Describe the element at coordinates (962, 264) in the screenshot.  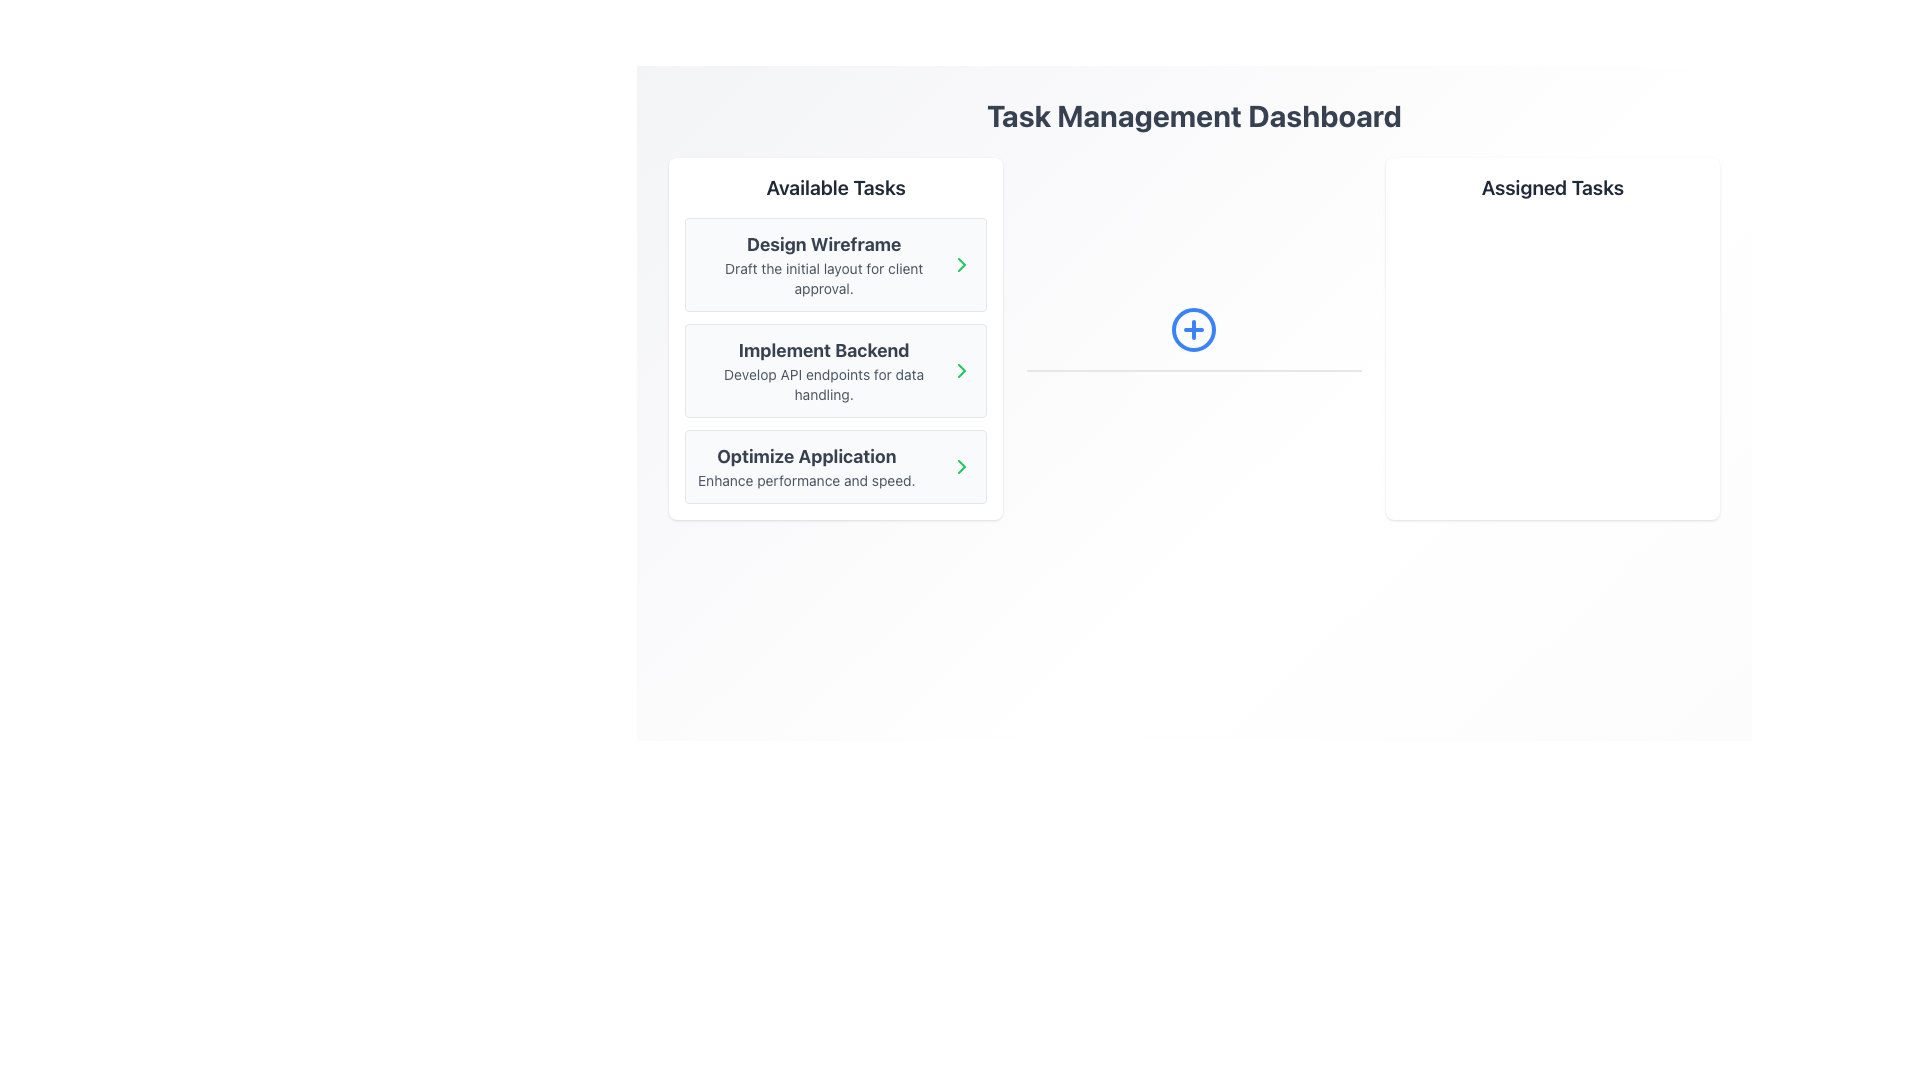
I see `the green right-pointing chevron icon at the right edge of the 'Design Wireframe' task card to change its color` at that location.